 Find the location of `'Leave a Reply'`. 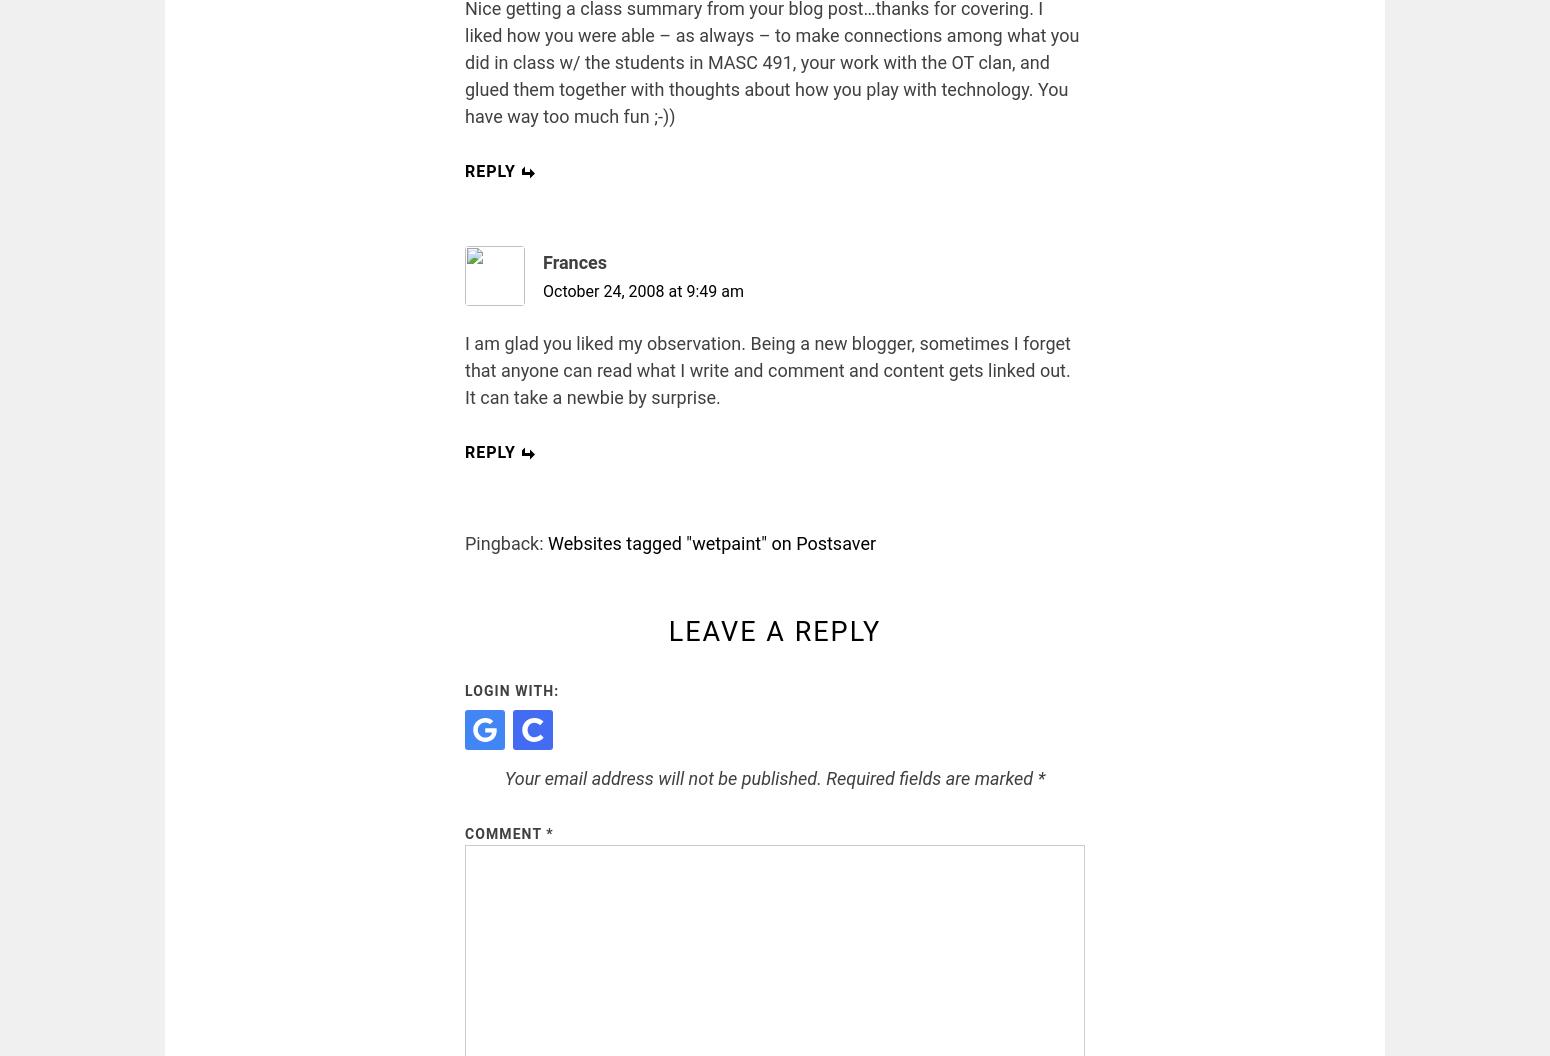

'Leave a Reply' is located at coordinates (667, 631).